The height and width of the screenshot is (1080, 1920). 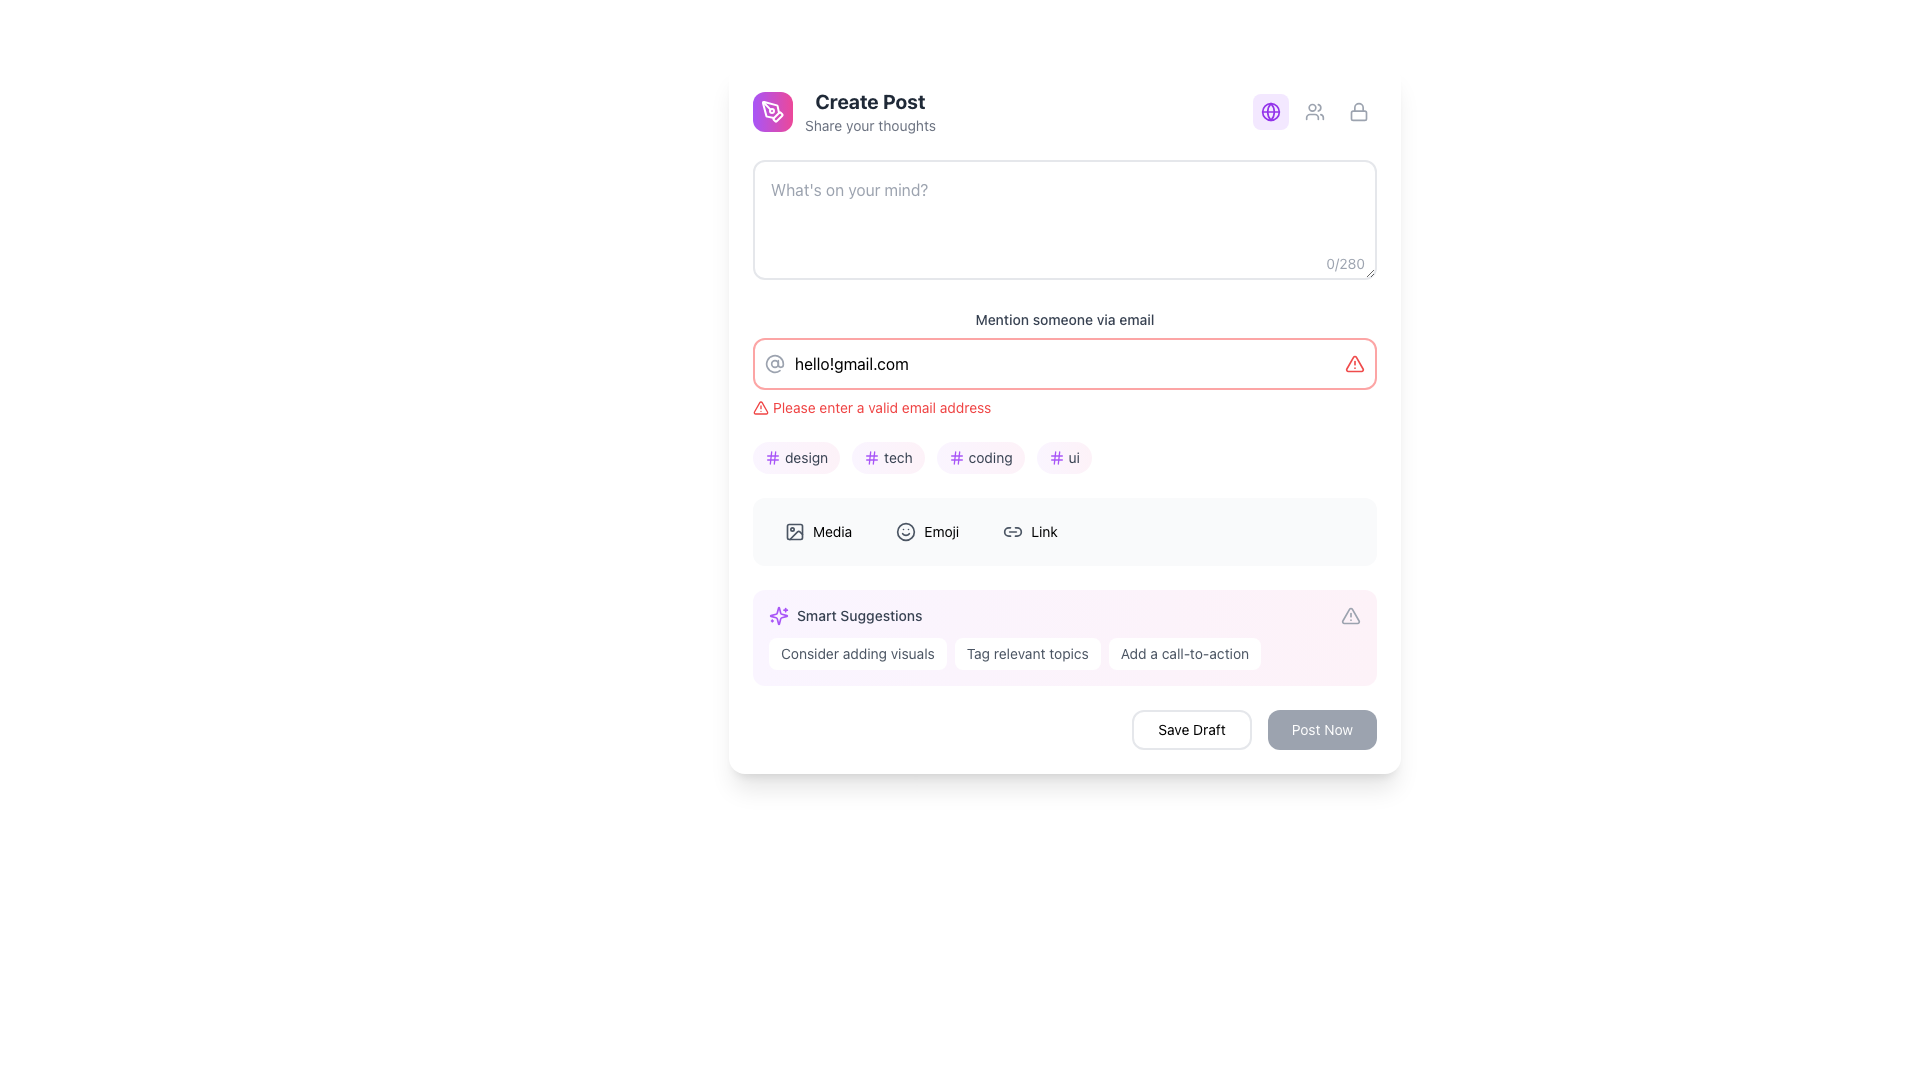 I want to click on the Button Icon located at the top-left corner of the 'Link' button, so click(x=1013, y=531).